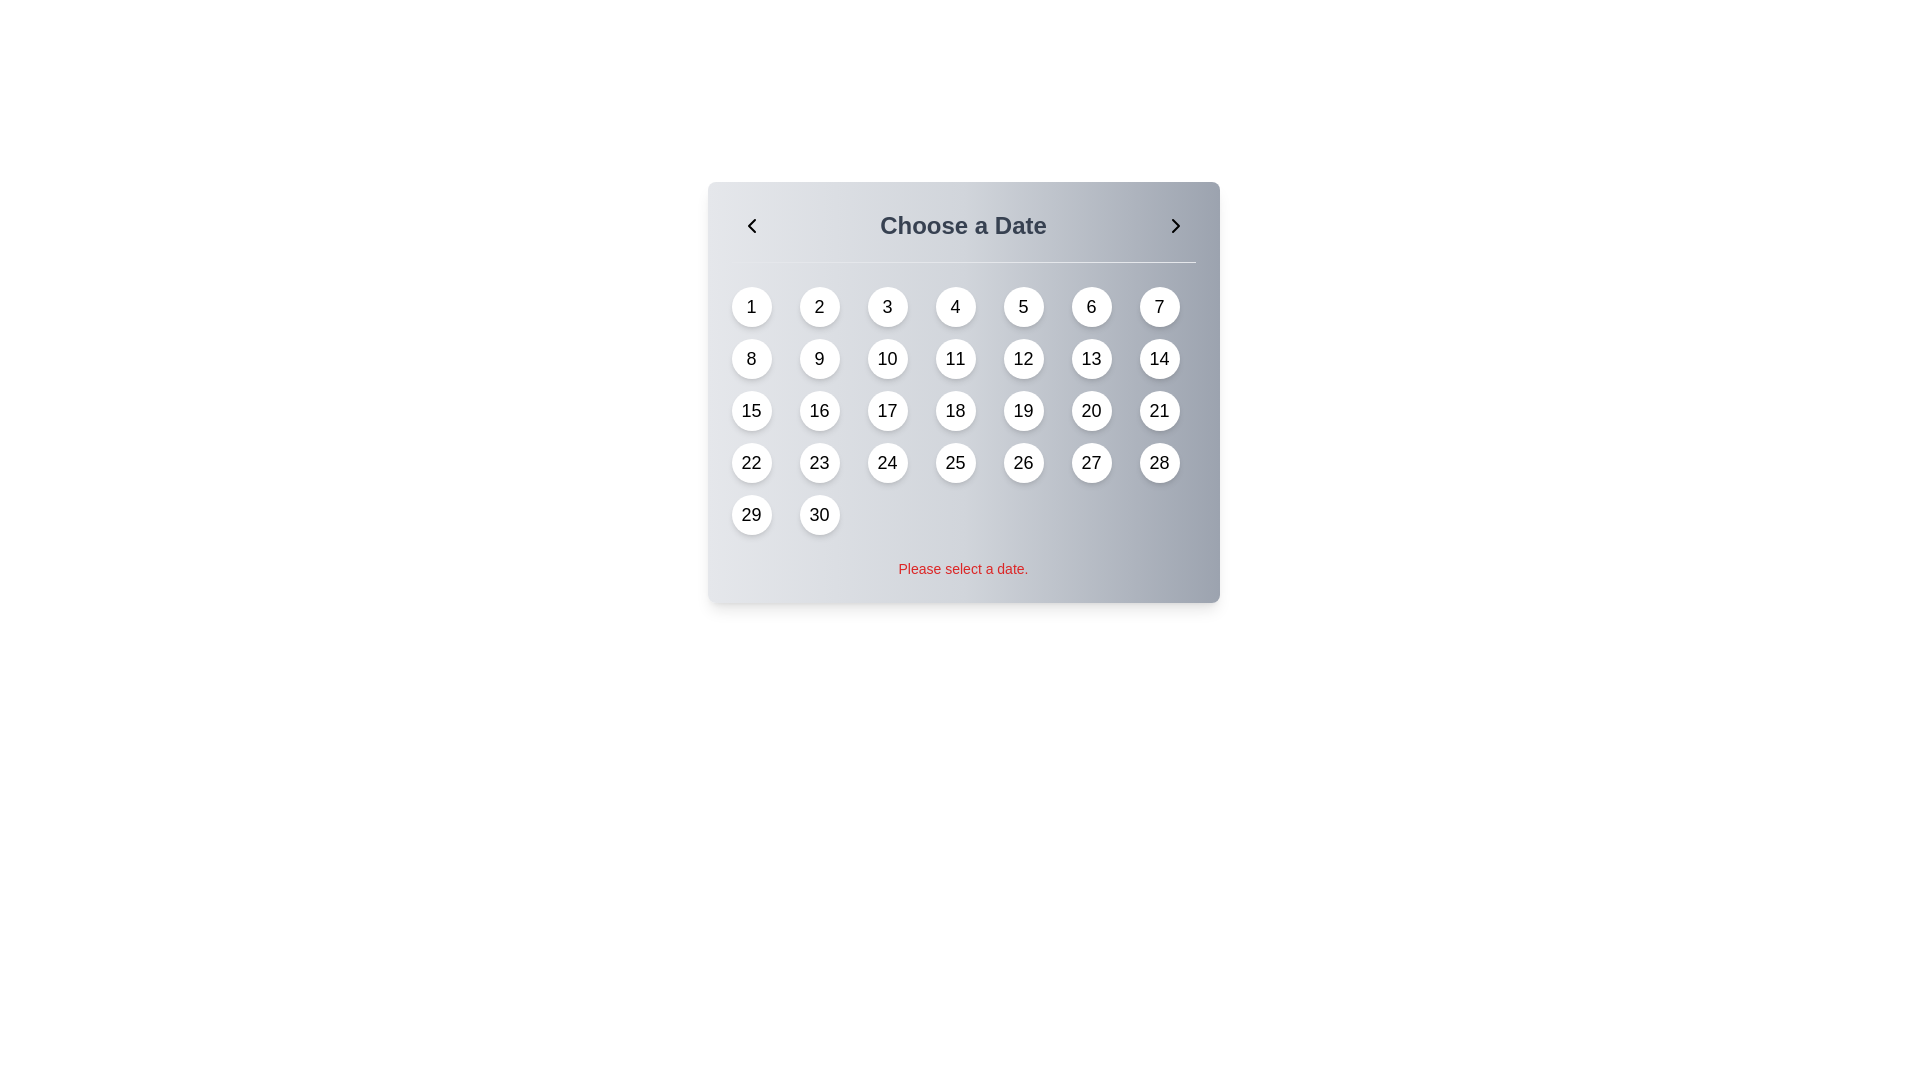 This screenshot has width=1920, height=1080. Describe the element at coordinates (1023, 410) in the screenshot. I see `the calendar date button for the 19th day of the month located in the third row and fifth column of the grid layout` at that location.